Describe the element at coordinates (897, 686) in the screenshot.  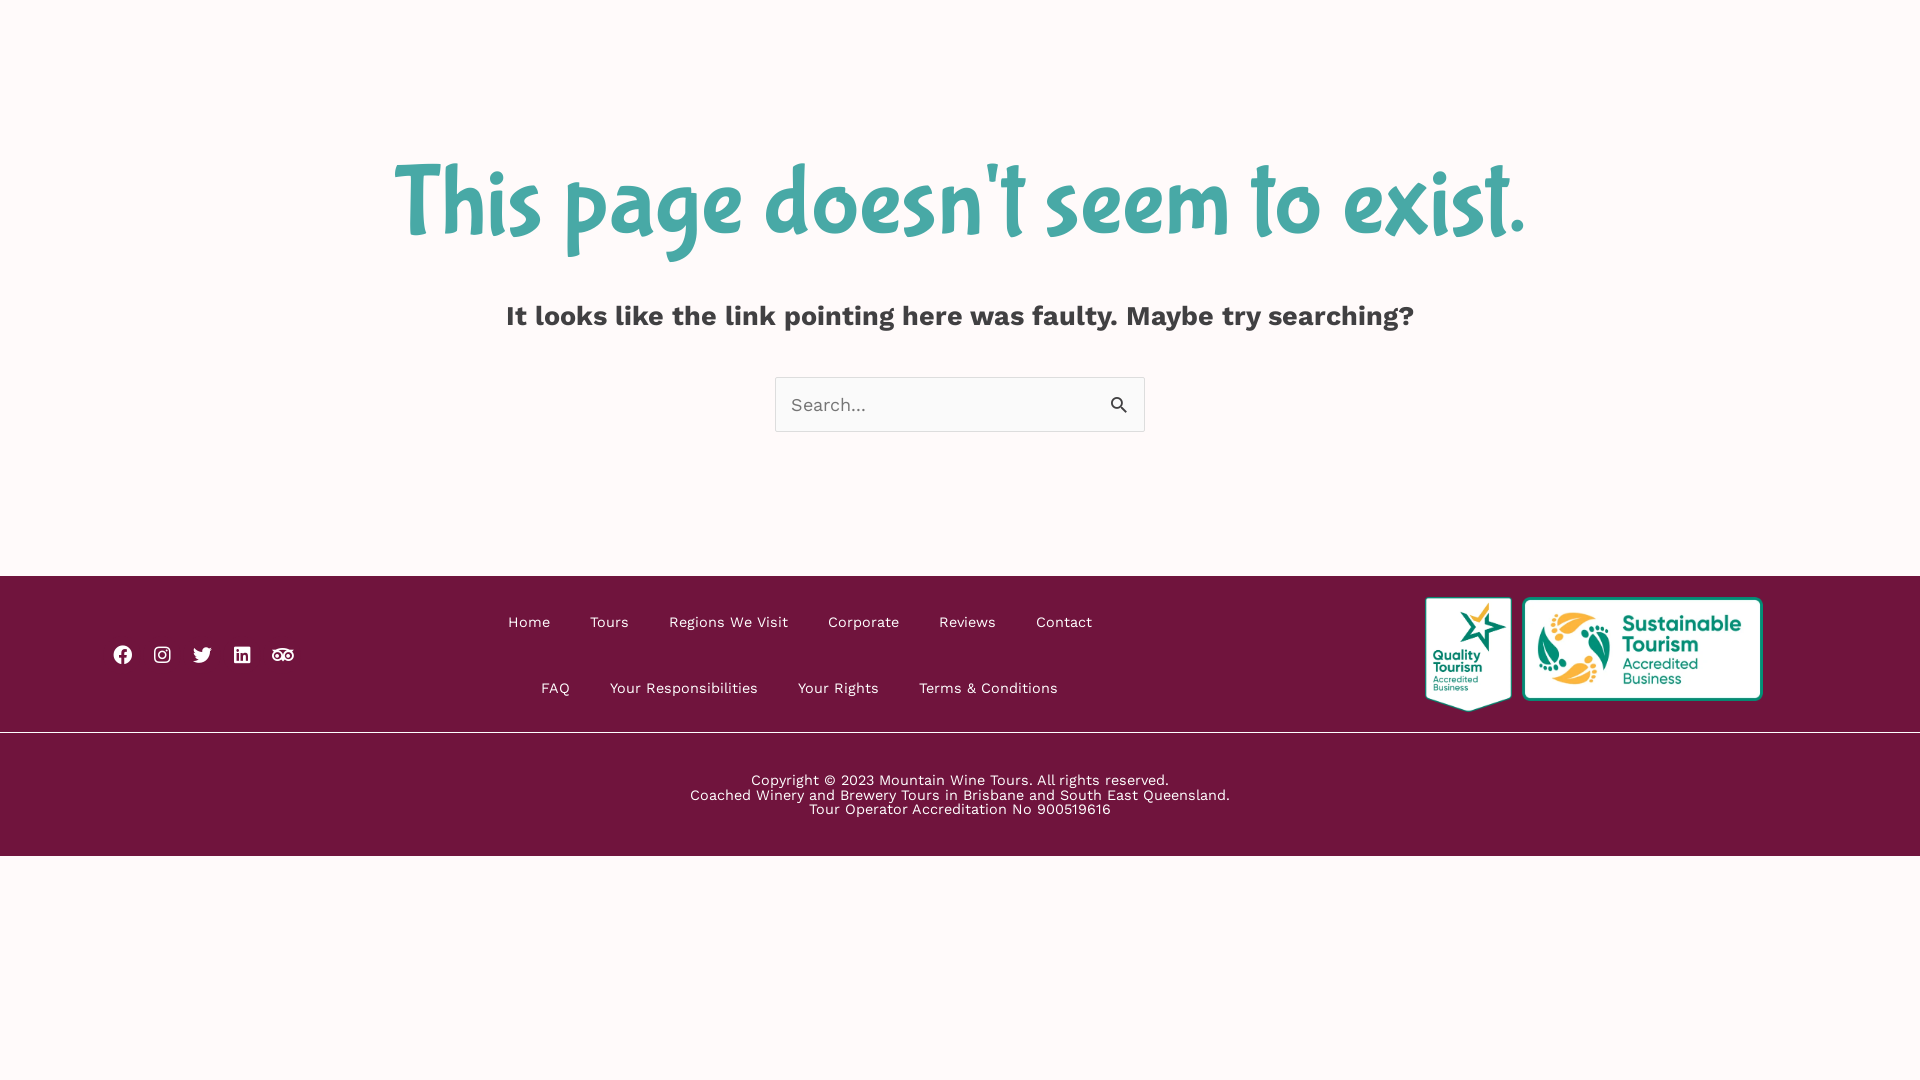
I see `'Terms & Conditions'` at that location.